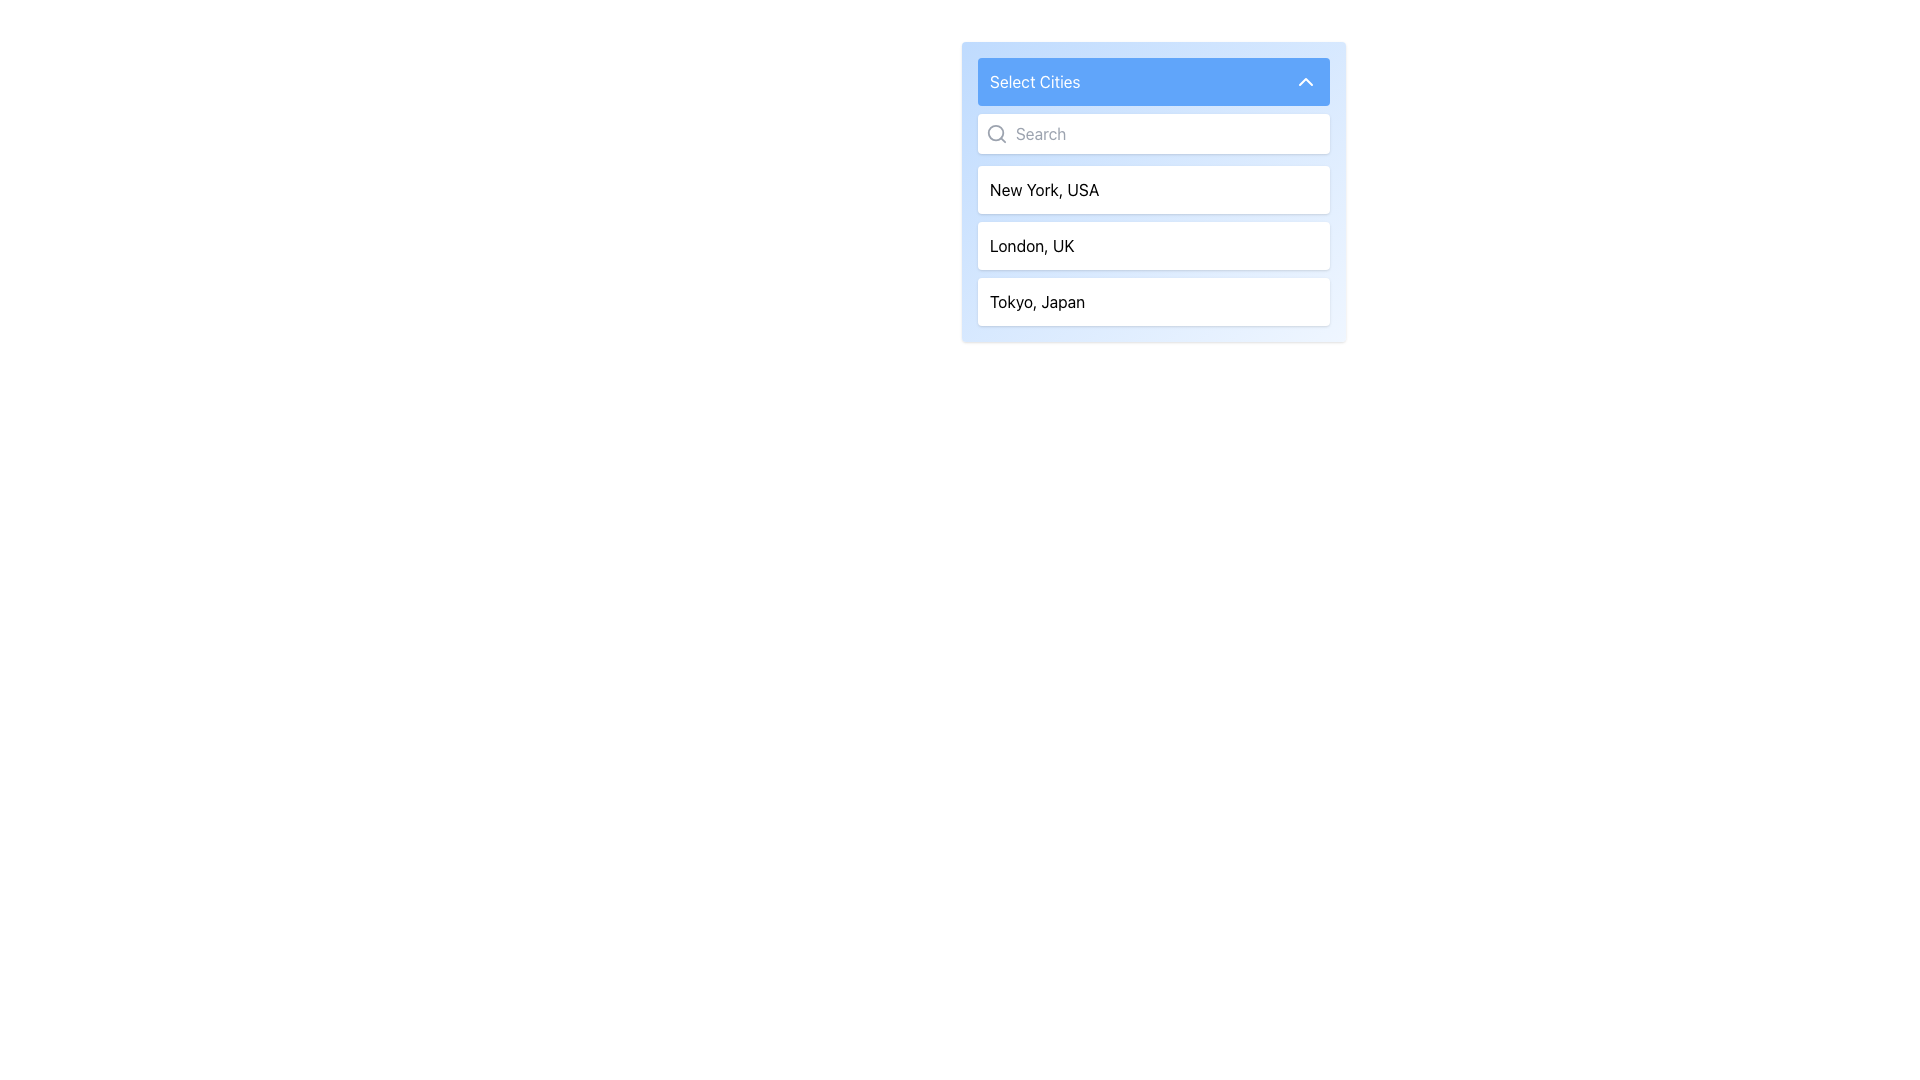 The height and width of the screenshot is (1080, 1920). I want to click on the search input field located directly above the list of city options under the 'Select Cities' section, so click(1153, 134).